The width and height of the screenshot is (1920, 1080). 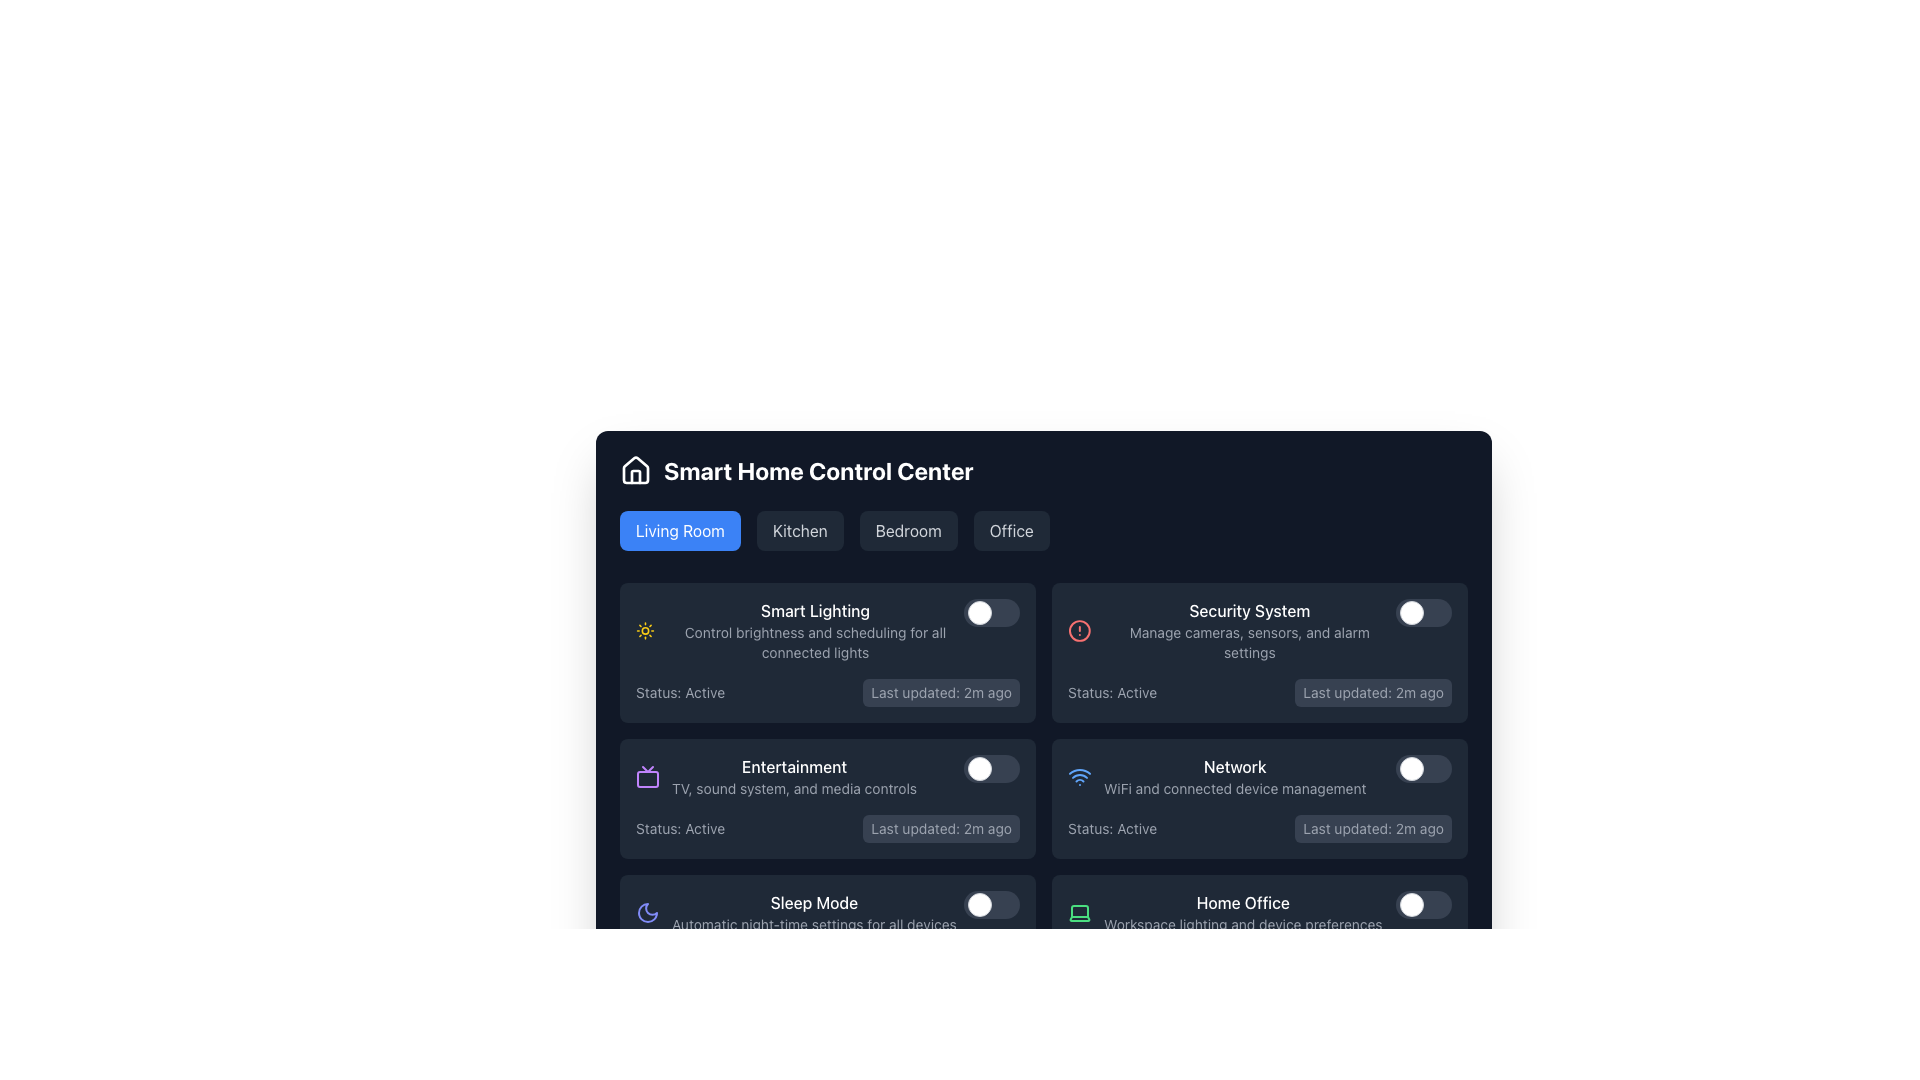 I want to click on the static text element that provides descriptive information about the 'Security System,' which is located directly under the heading in the upper-right card labeled 'Security System.', so click(x=1248, y=643).